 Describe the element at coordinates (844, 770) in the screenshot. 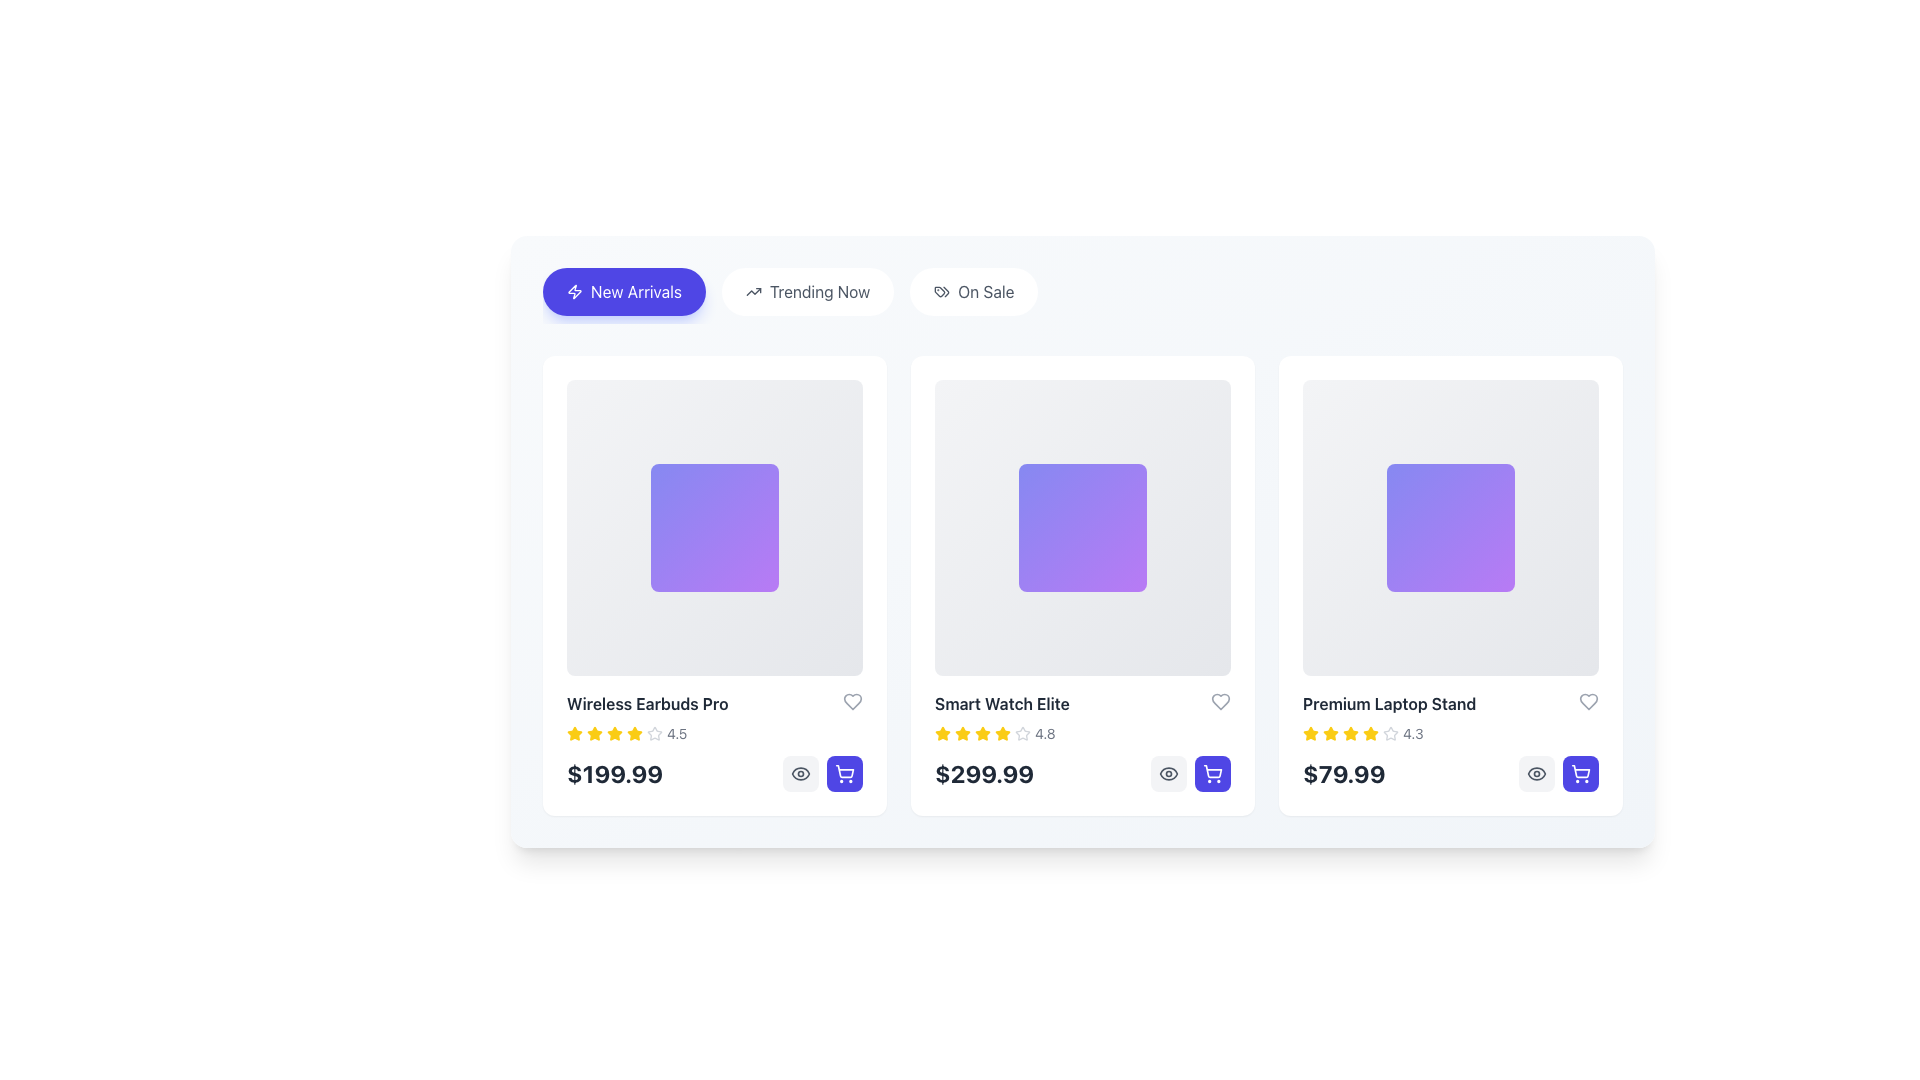

I see `the shopping cart icon represented by a vector graphic in the third product card, located at the bottom-right corner of the card` at that location.